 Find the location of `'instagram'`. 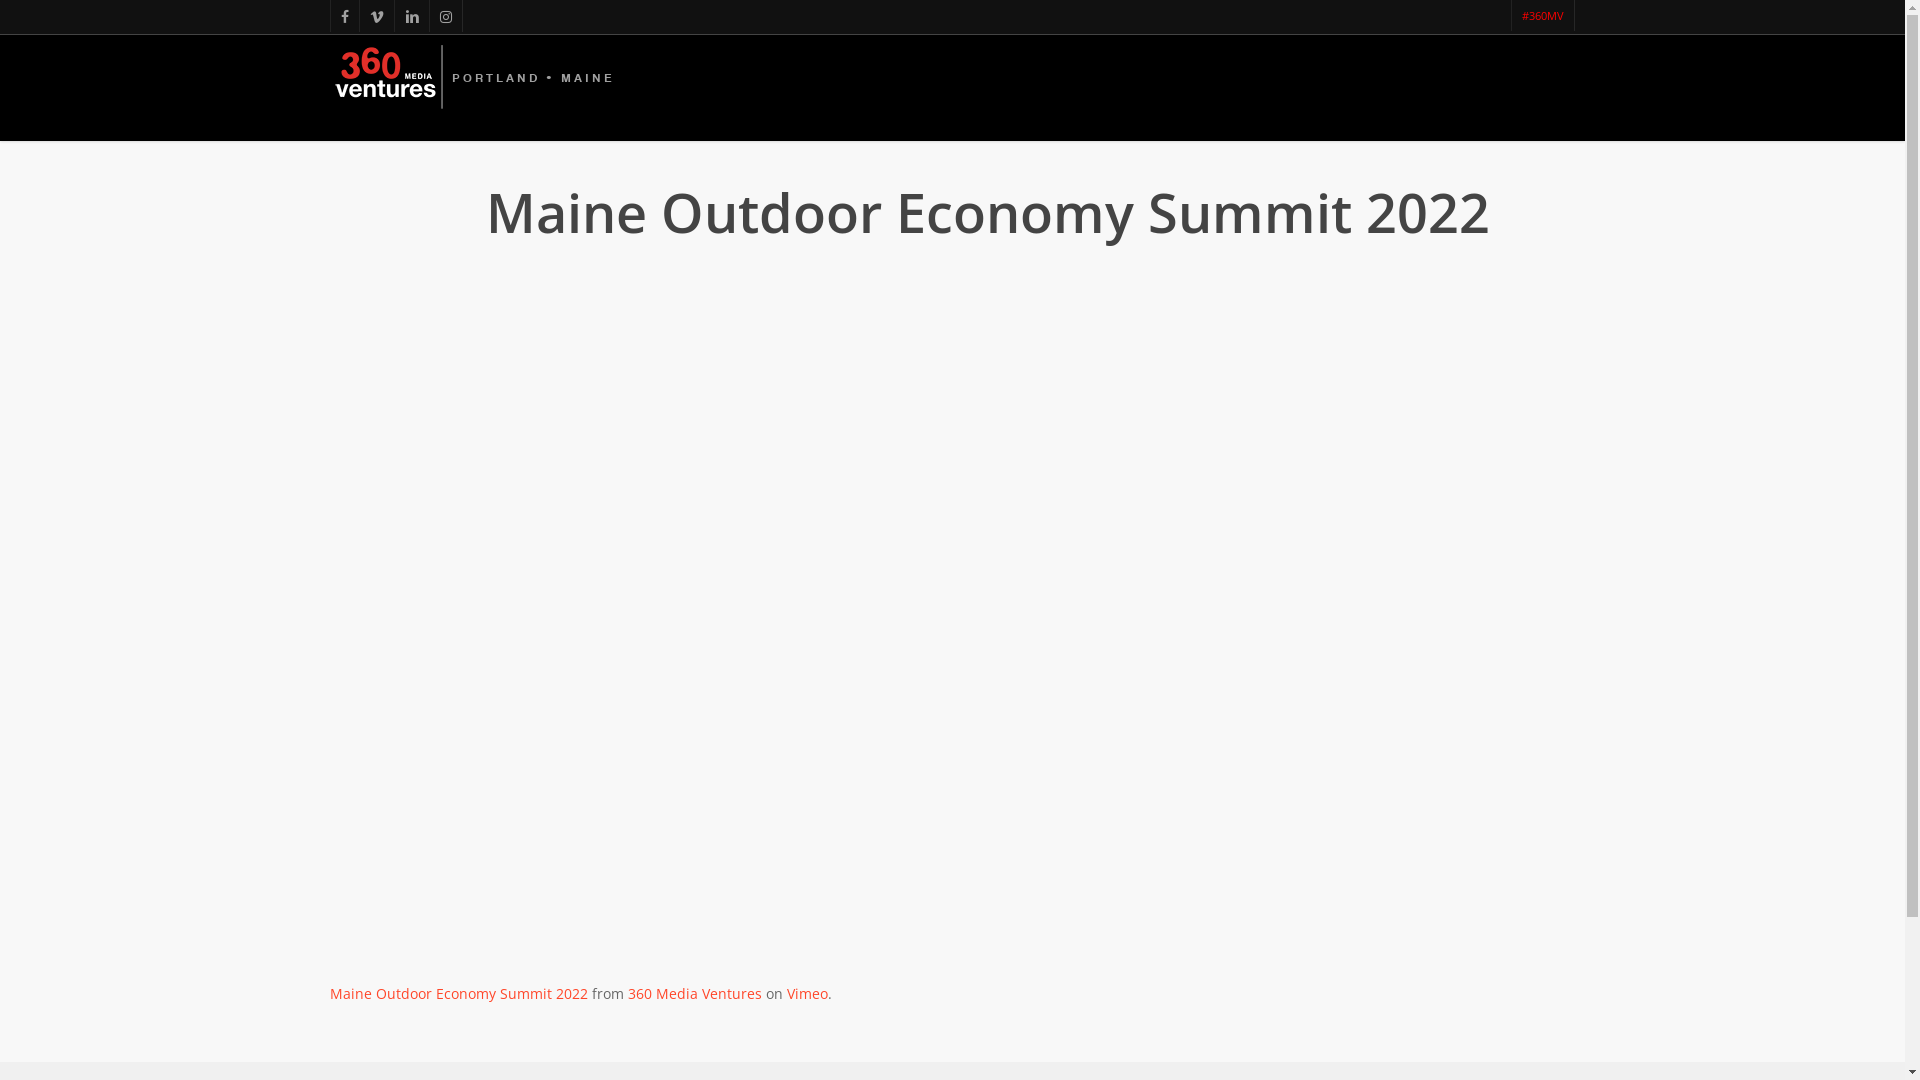

'instagram' is located at coordinates (444, 15).